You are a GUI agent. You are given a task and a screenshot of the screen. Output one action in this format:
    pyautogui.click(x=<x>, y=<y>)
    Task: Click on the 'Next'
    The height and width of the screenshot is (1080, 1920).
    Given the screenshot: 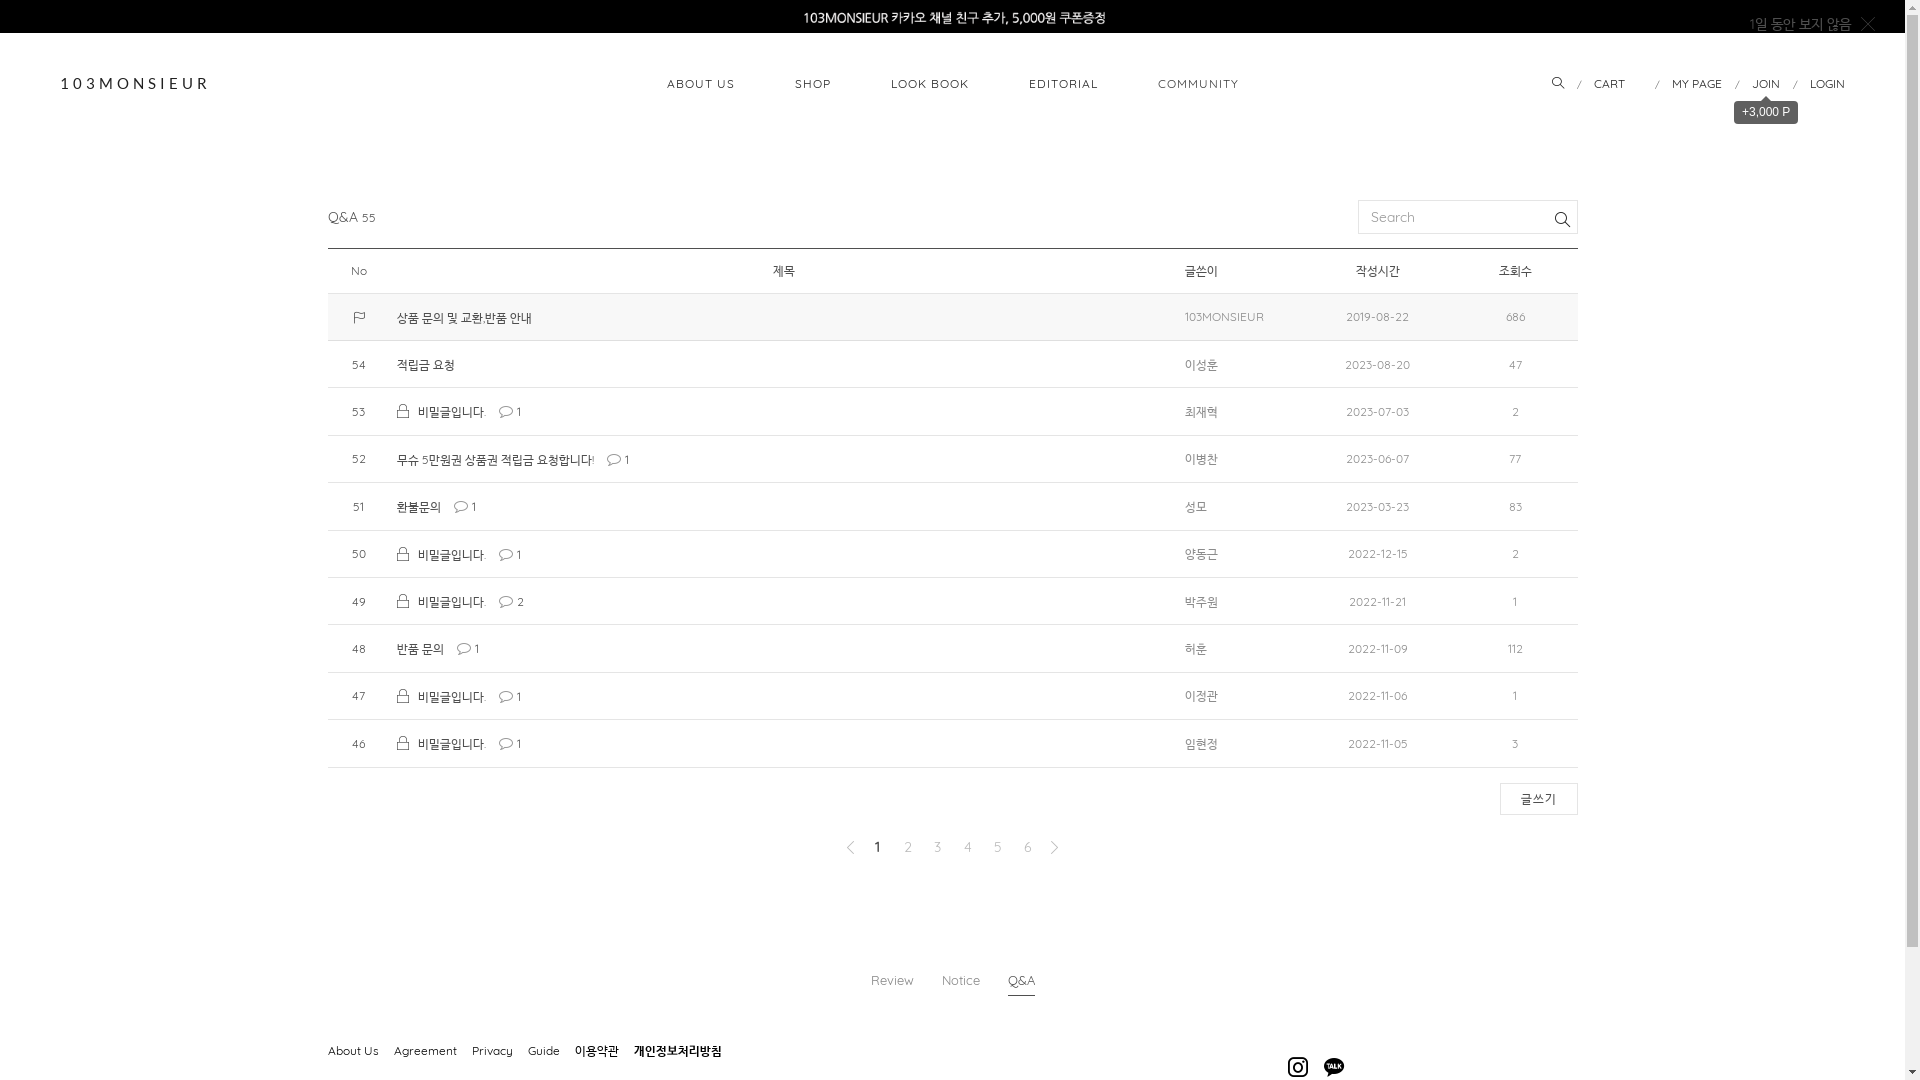 What is the action you would take?
    pyautogui.click(x=1053, y=847)
    